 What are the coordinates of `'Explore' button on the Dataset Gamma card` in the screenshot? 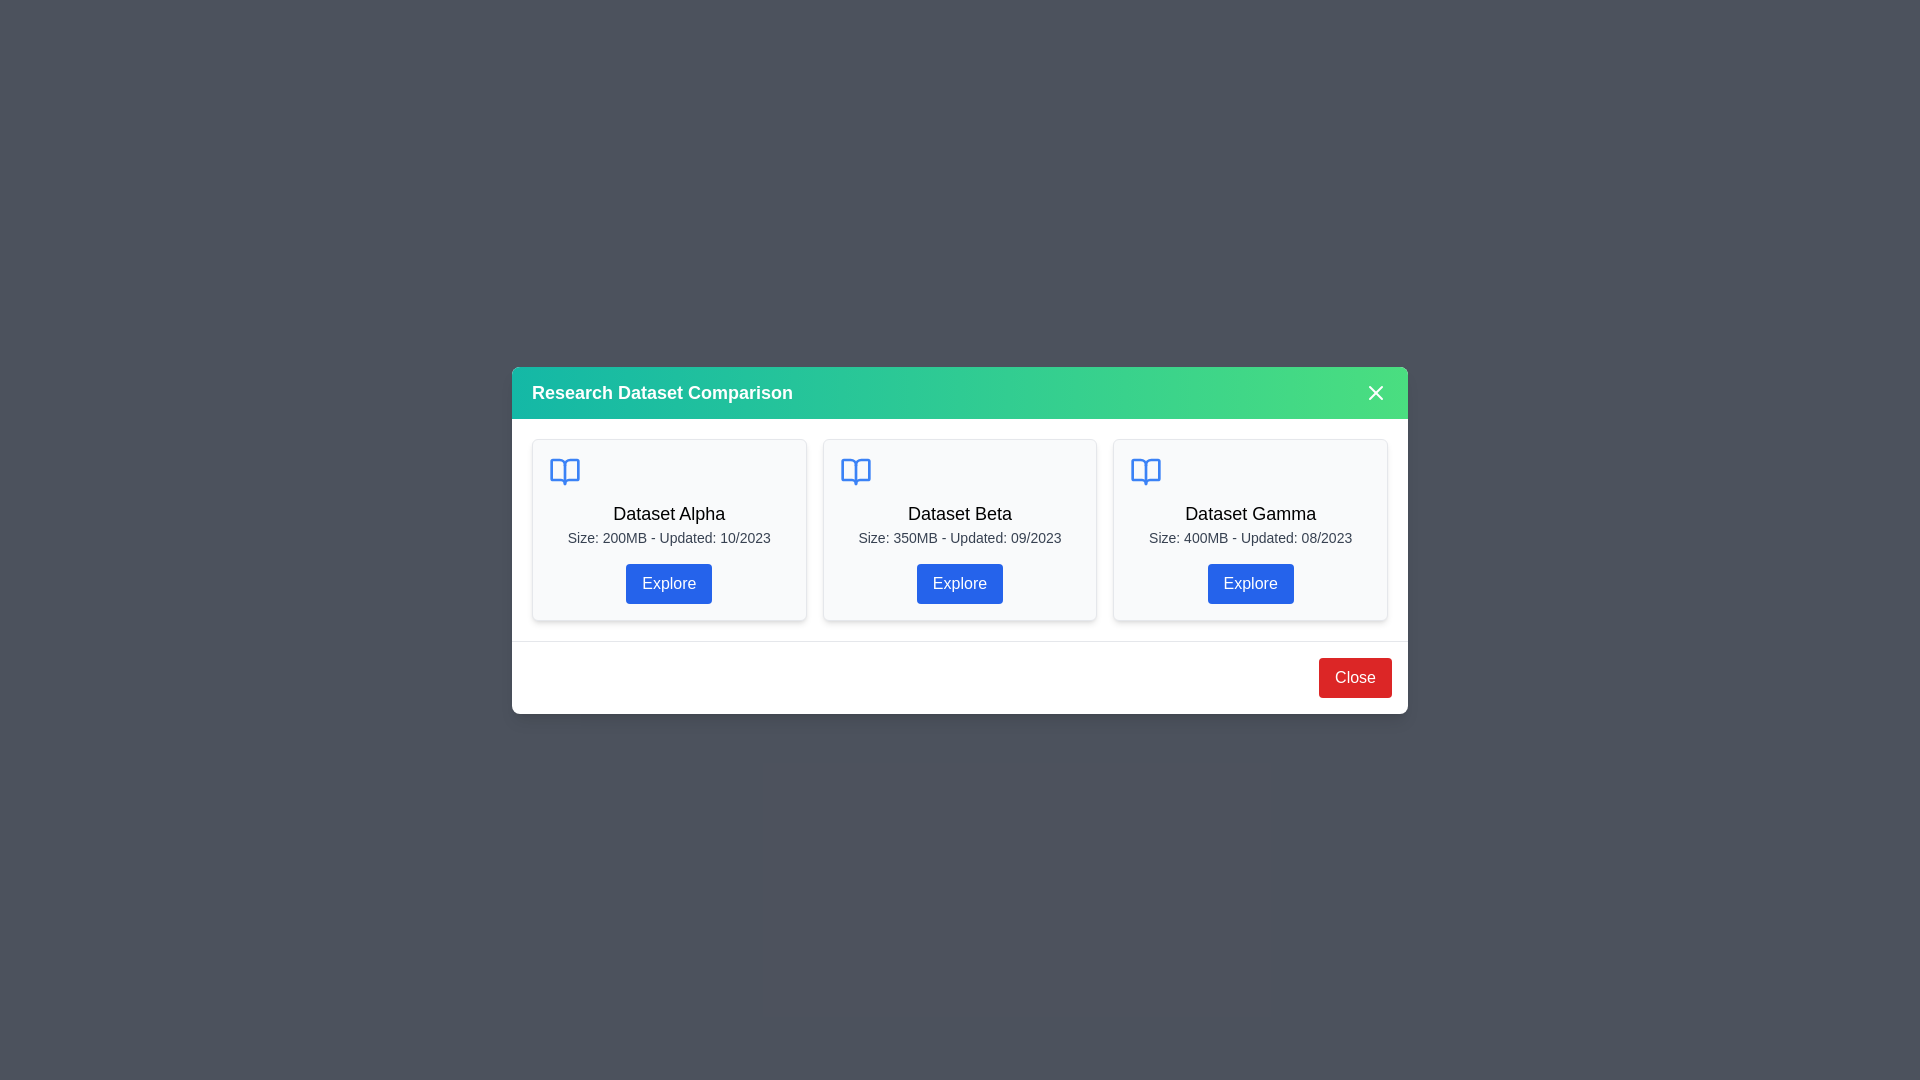 It's located at (1249, 583).